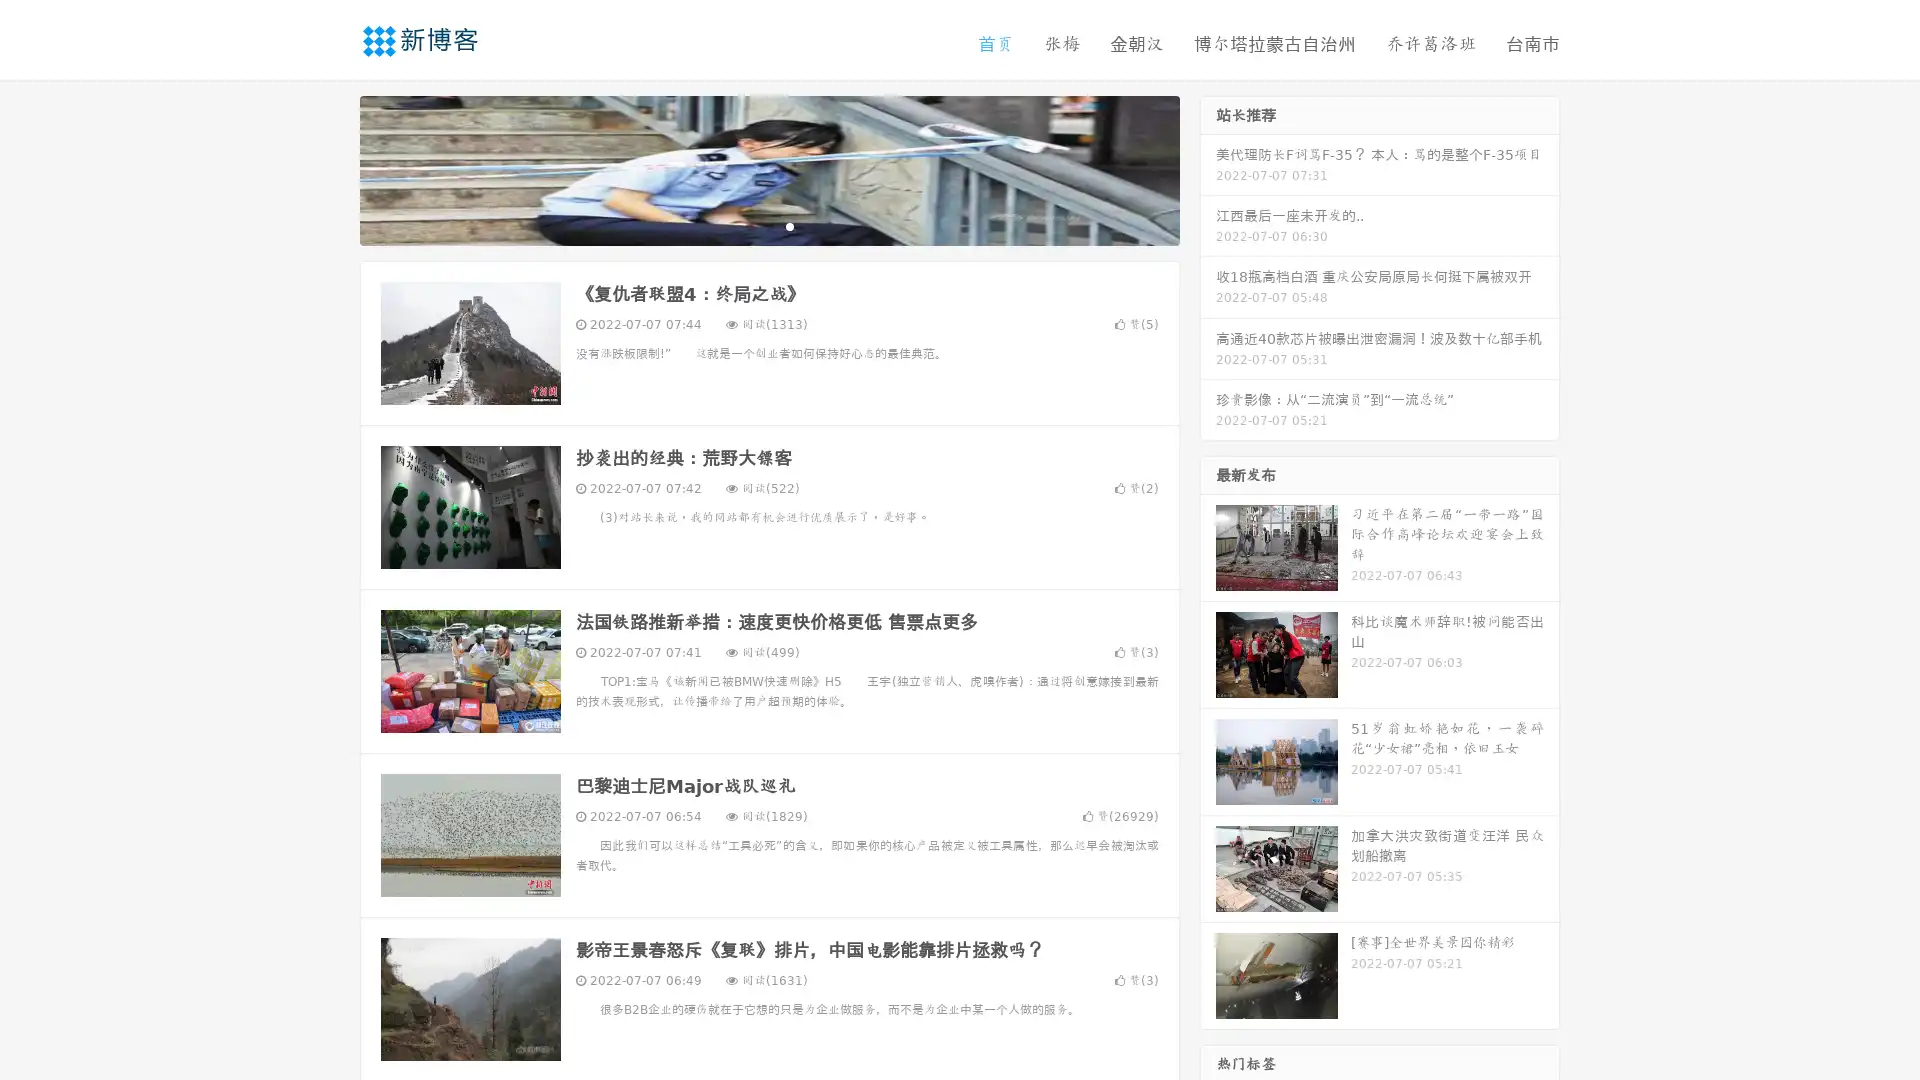 The width and height of the screenshot is (1920, 1080). I want to click on Go to slide 1, so click(748, 225).